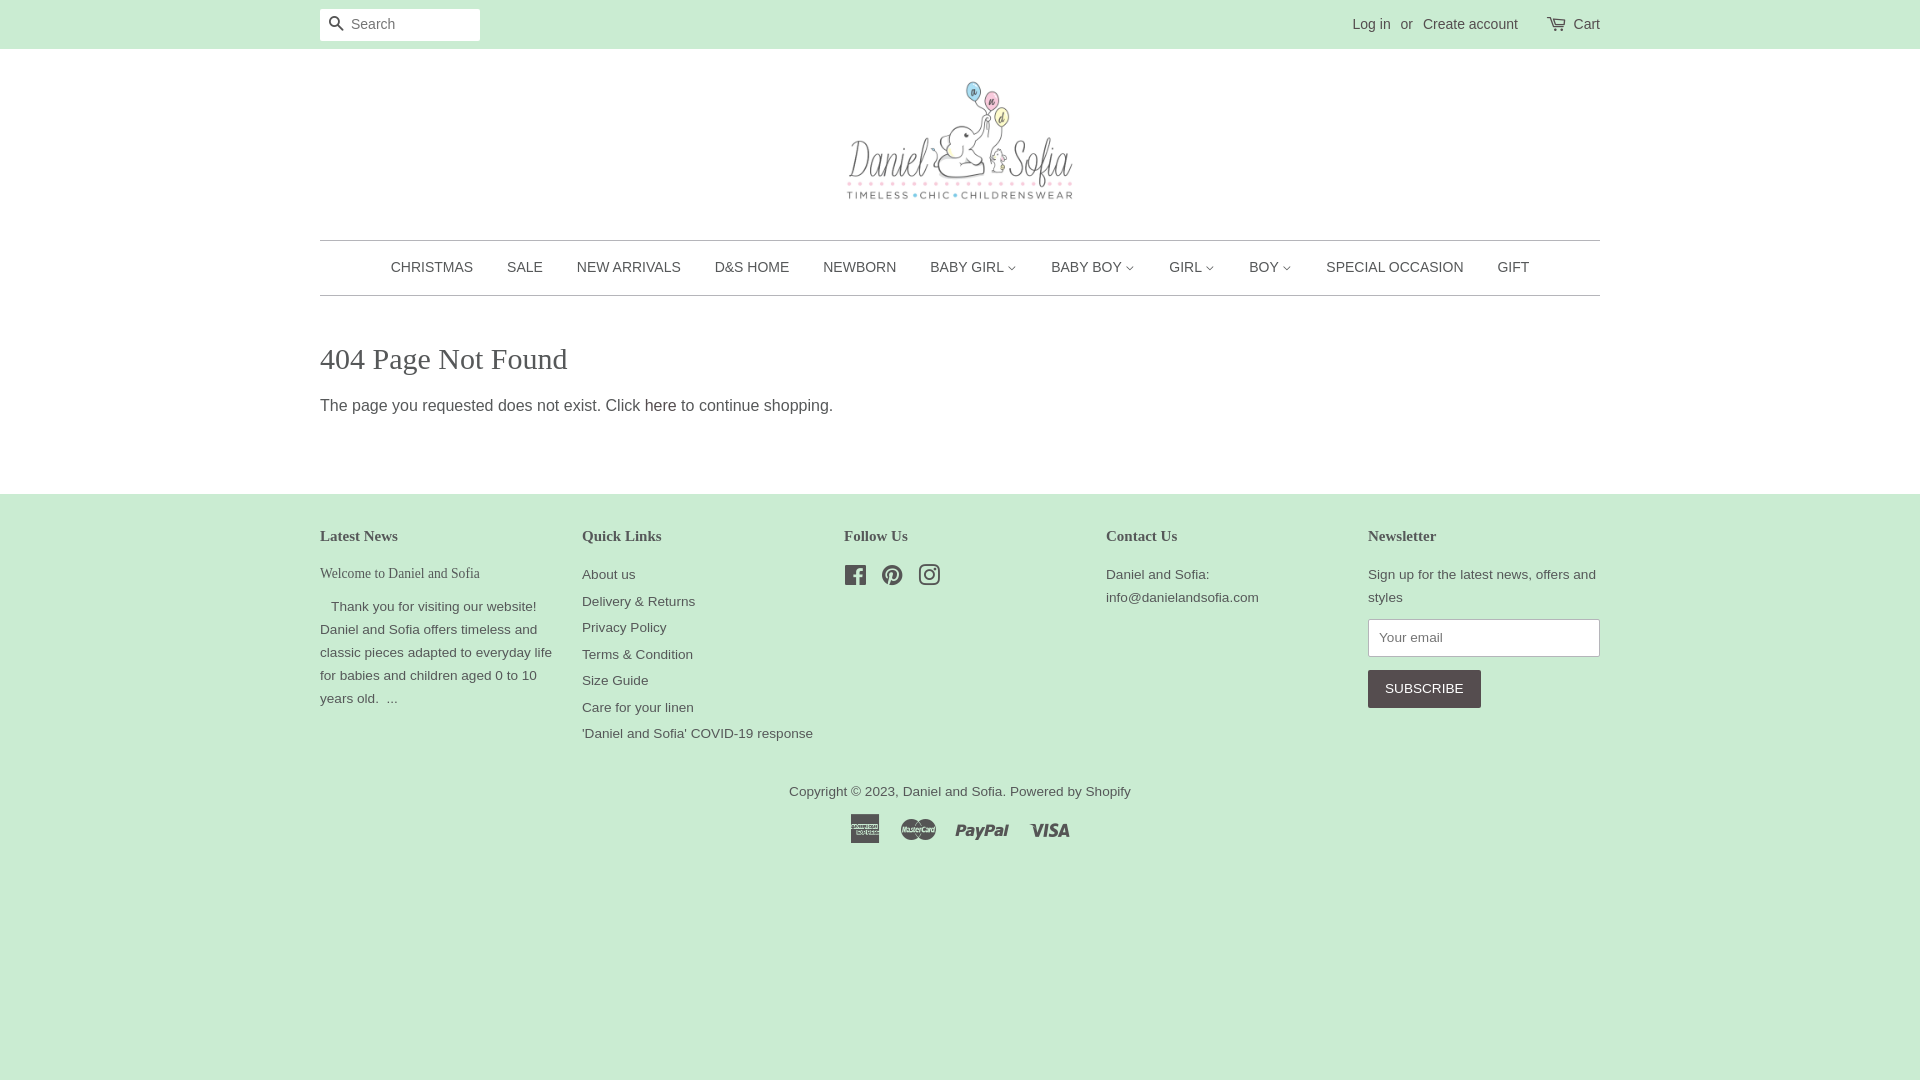 This screenshot has height=1080, width=1920. I want to click on 'Delivery & Returns', so click(637, 600).